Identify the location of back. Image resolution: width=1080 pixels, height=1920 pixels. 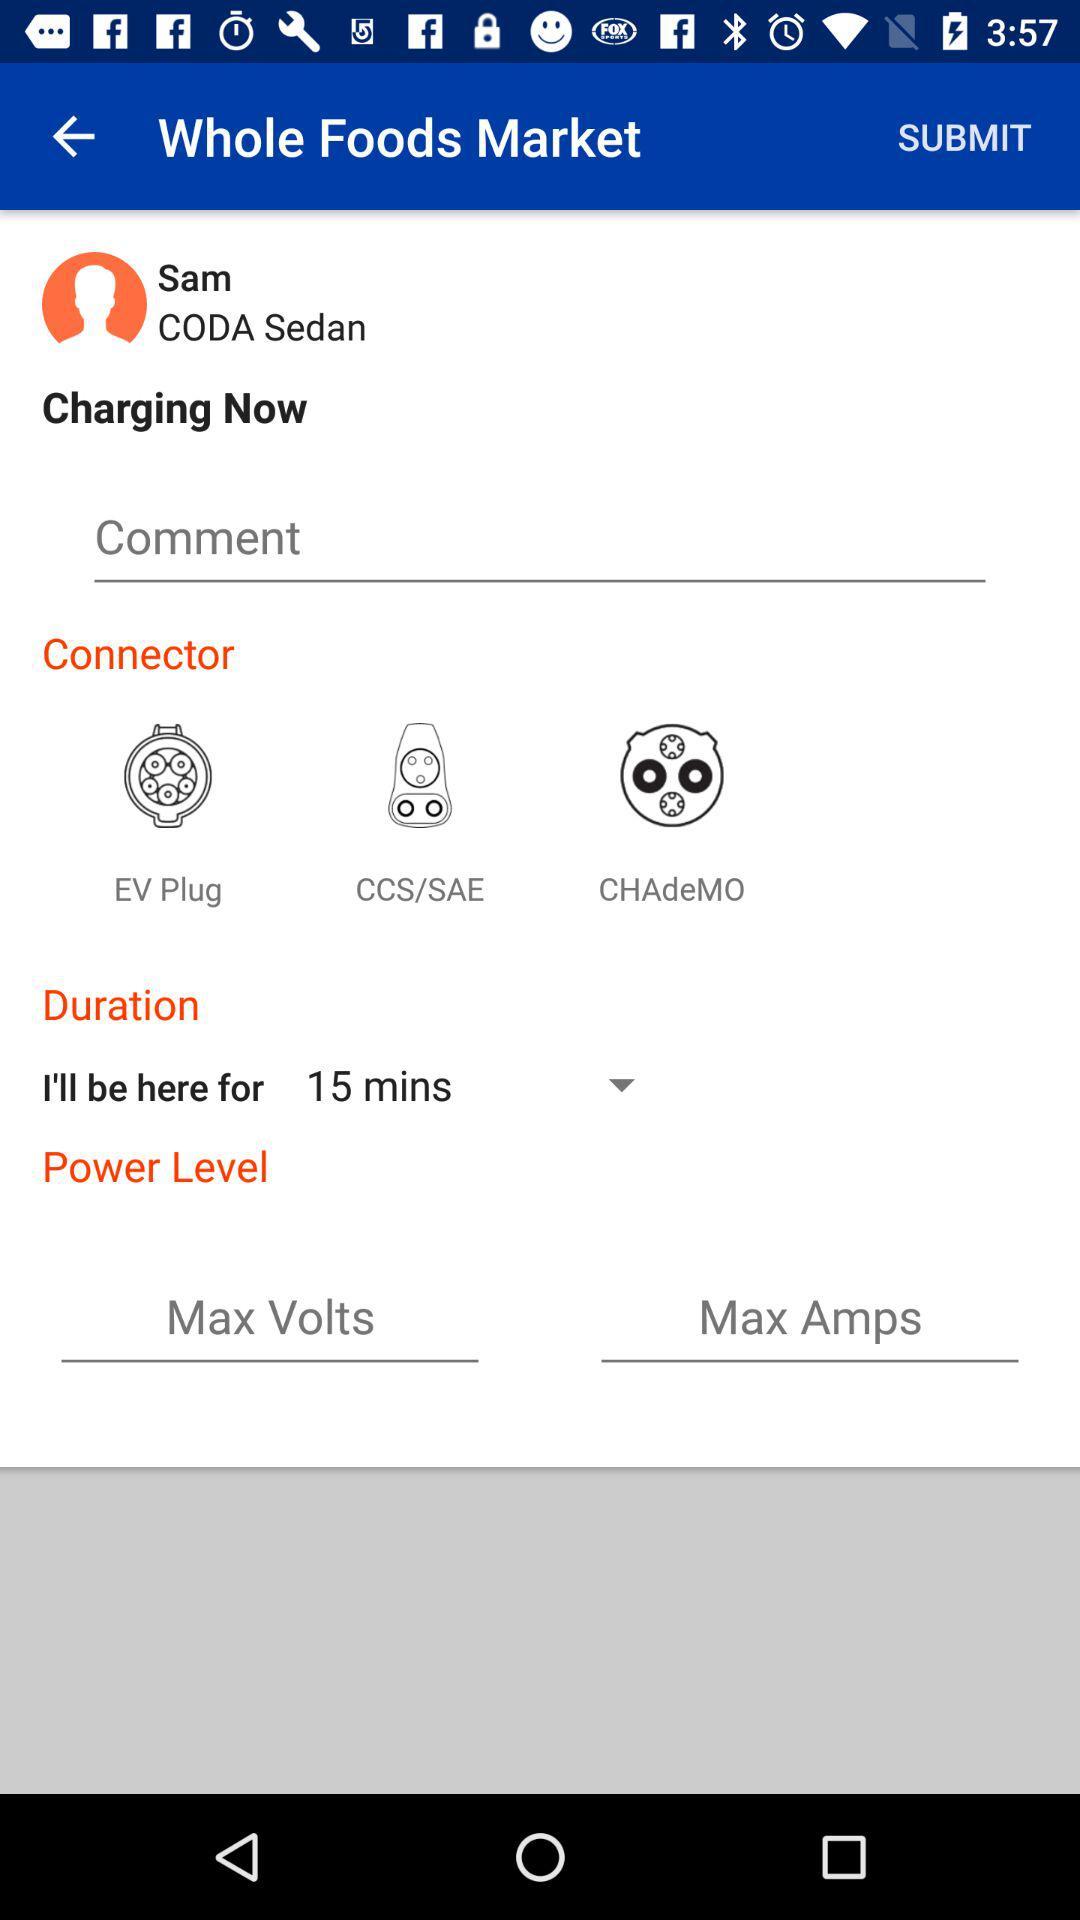
(72, 135).